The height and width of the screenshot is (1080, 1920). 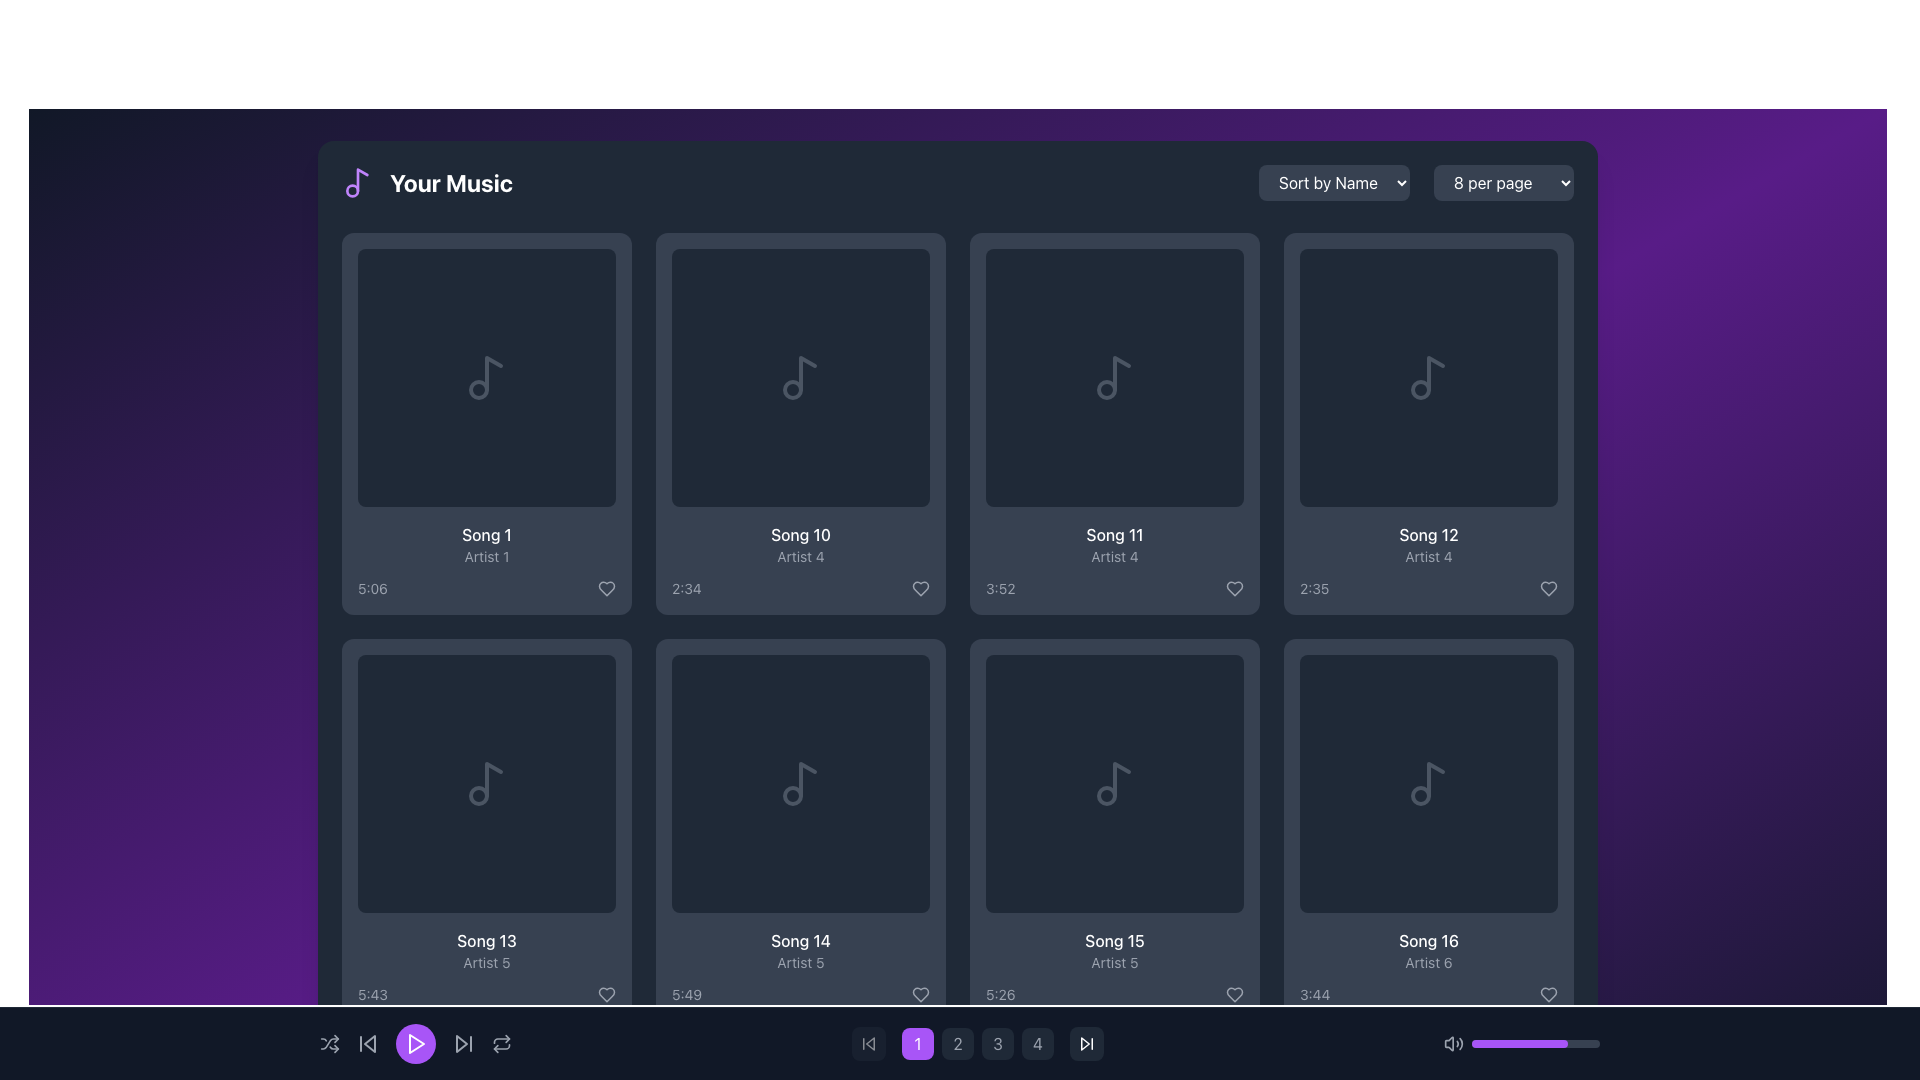 What do you see at coordinates (1502, 1043) in the screenshot?
I see `the volume` at bounding box center [1502, 1043].